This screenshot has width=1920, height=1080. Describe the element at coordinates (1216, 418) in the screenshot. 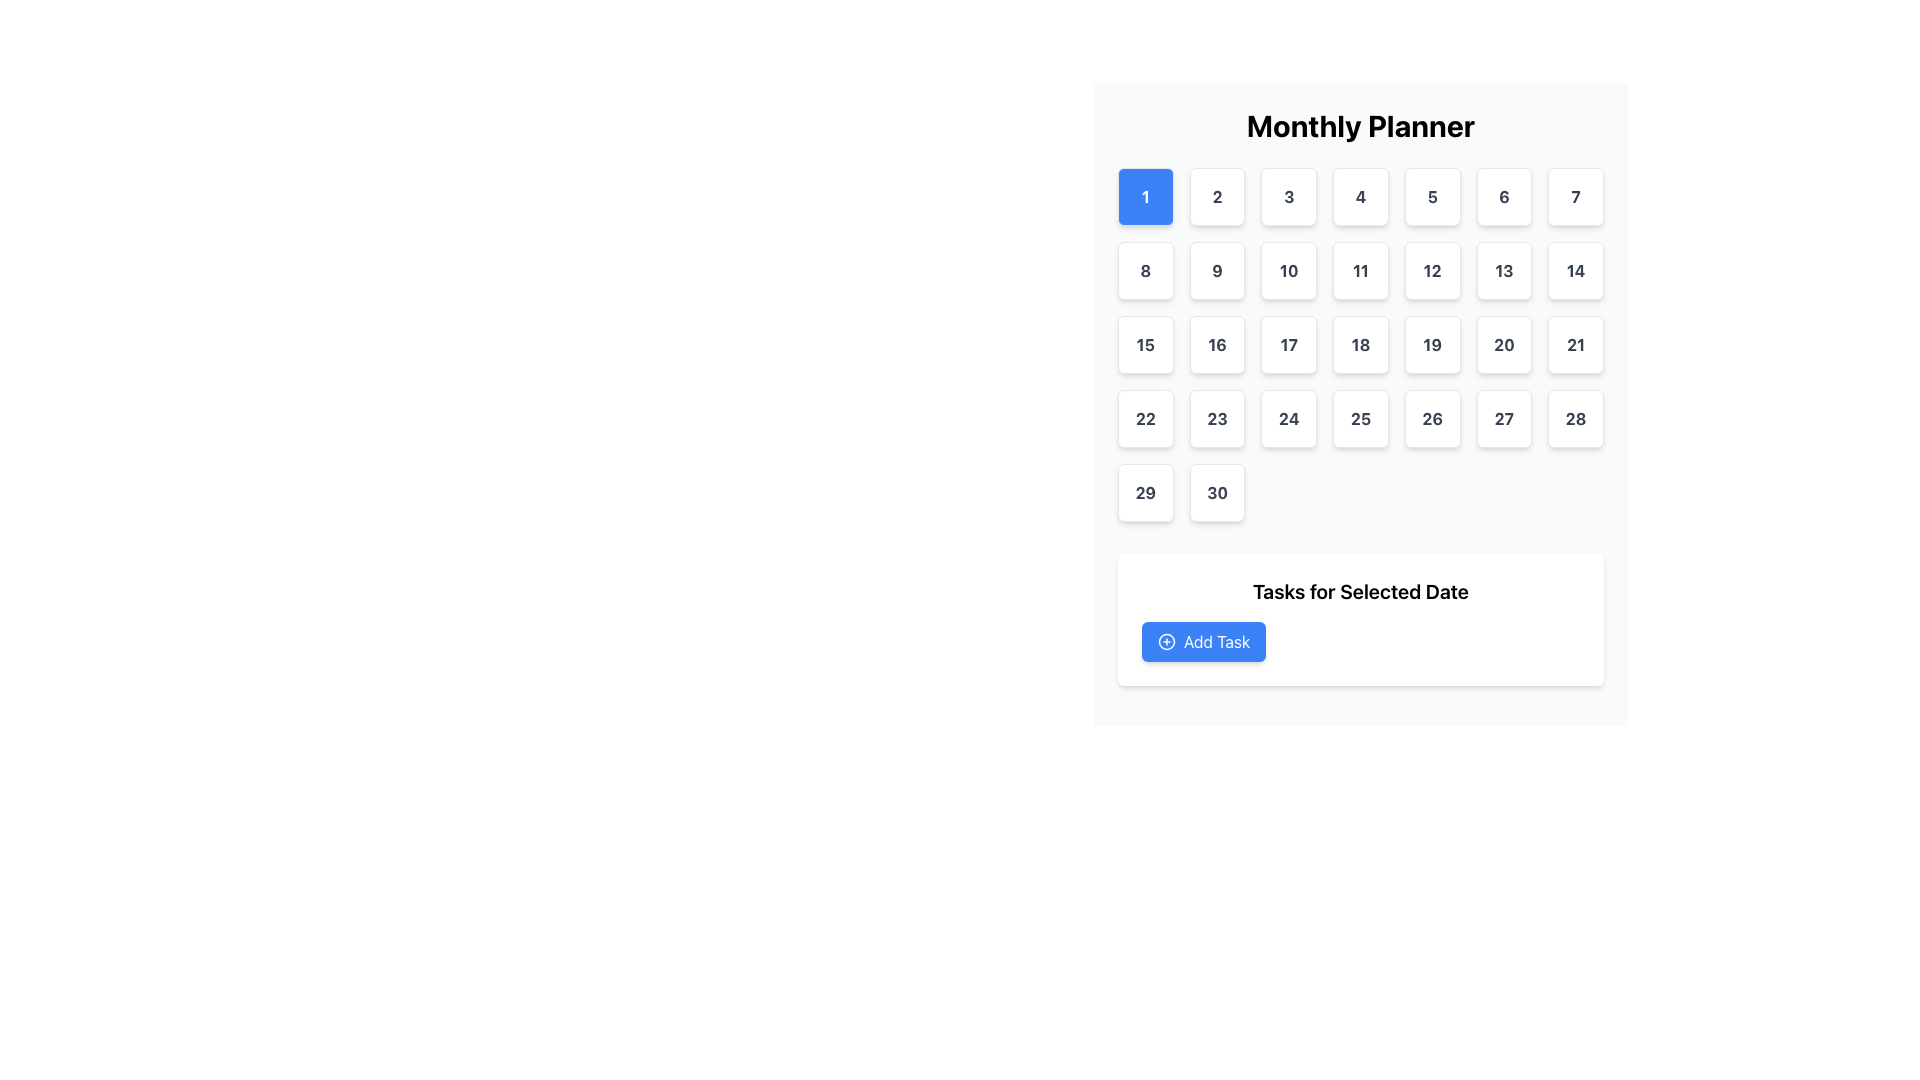

I see `the button representing the 23rd day in the Monthly Planner` at that location.